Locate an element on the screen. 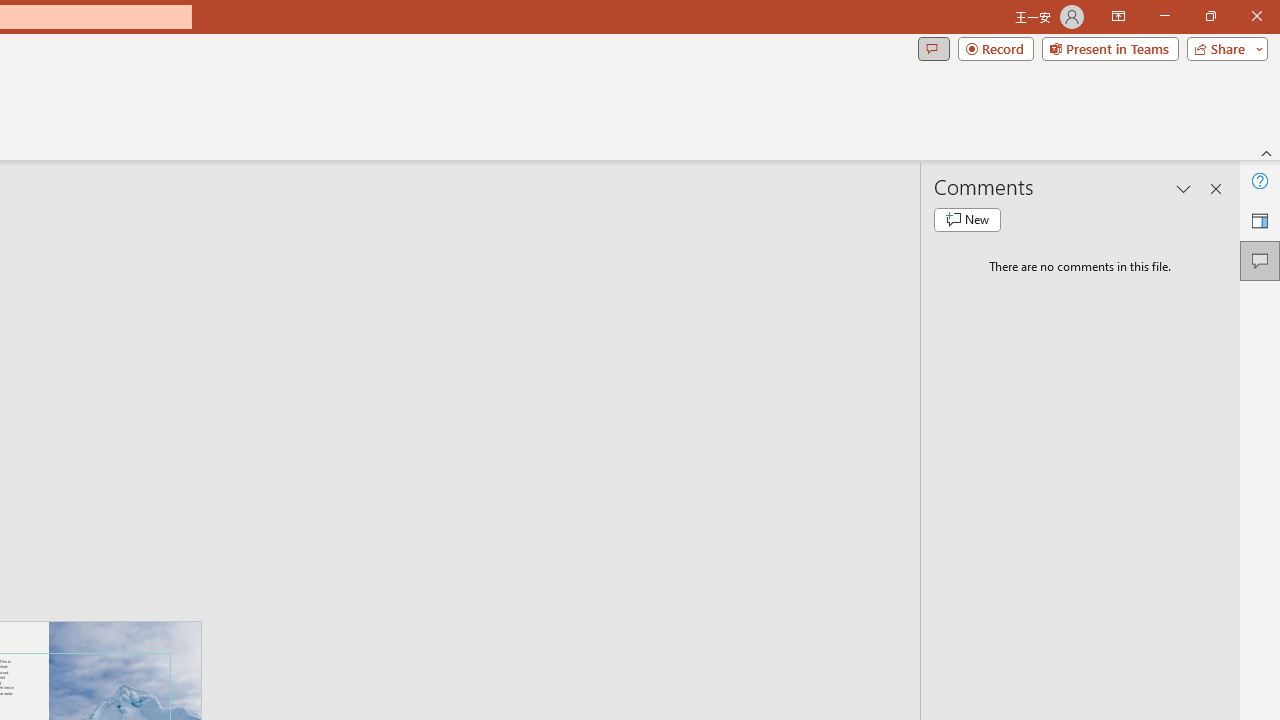  'Close pane' is located at coordinates (1215, 189).